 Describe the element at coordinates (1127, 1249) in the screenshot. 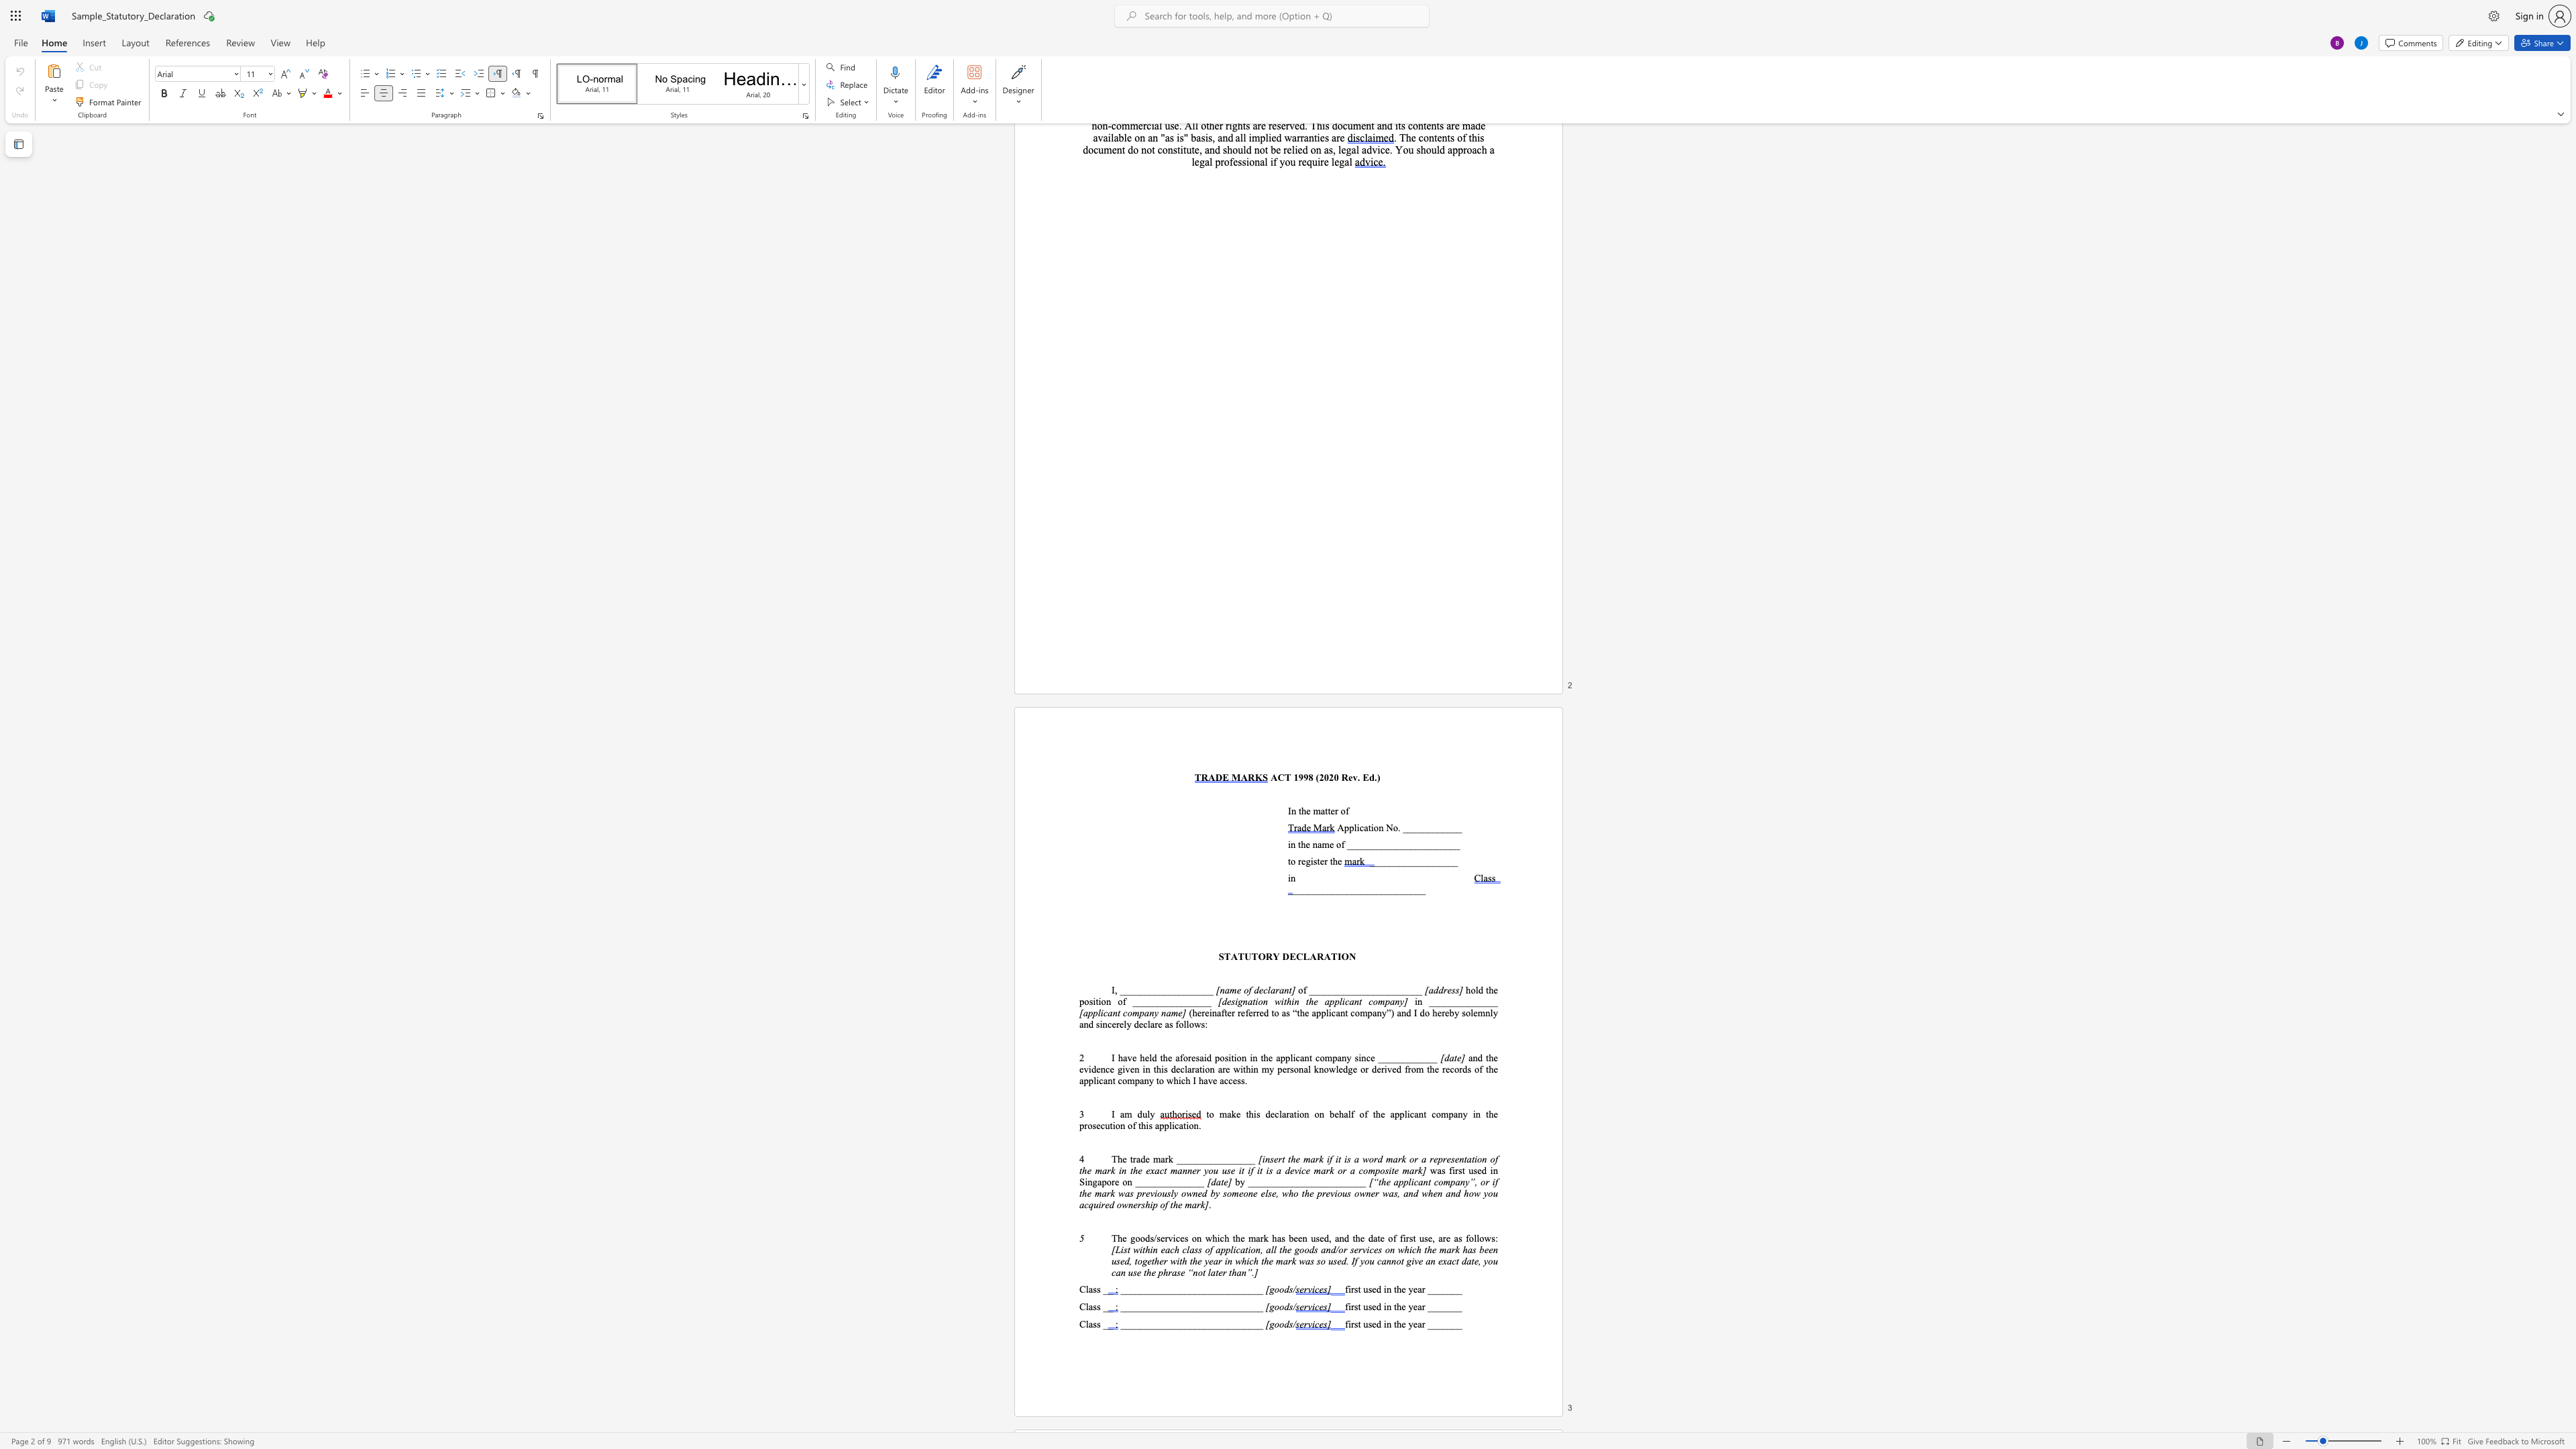

I see `the subset text "t within each class of appl" within the text "[List within each class of application, all the goods and/or services on which the mark has been used, together with the year in which the mark was so used. If you cannot give an exact date, you can use the phrase “not later than"` at that location.